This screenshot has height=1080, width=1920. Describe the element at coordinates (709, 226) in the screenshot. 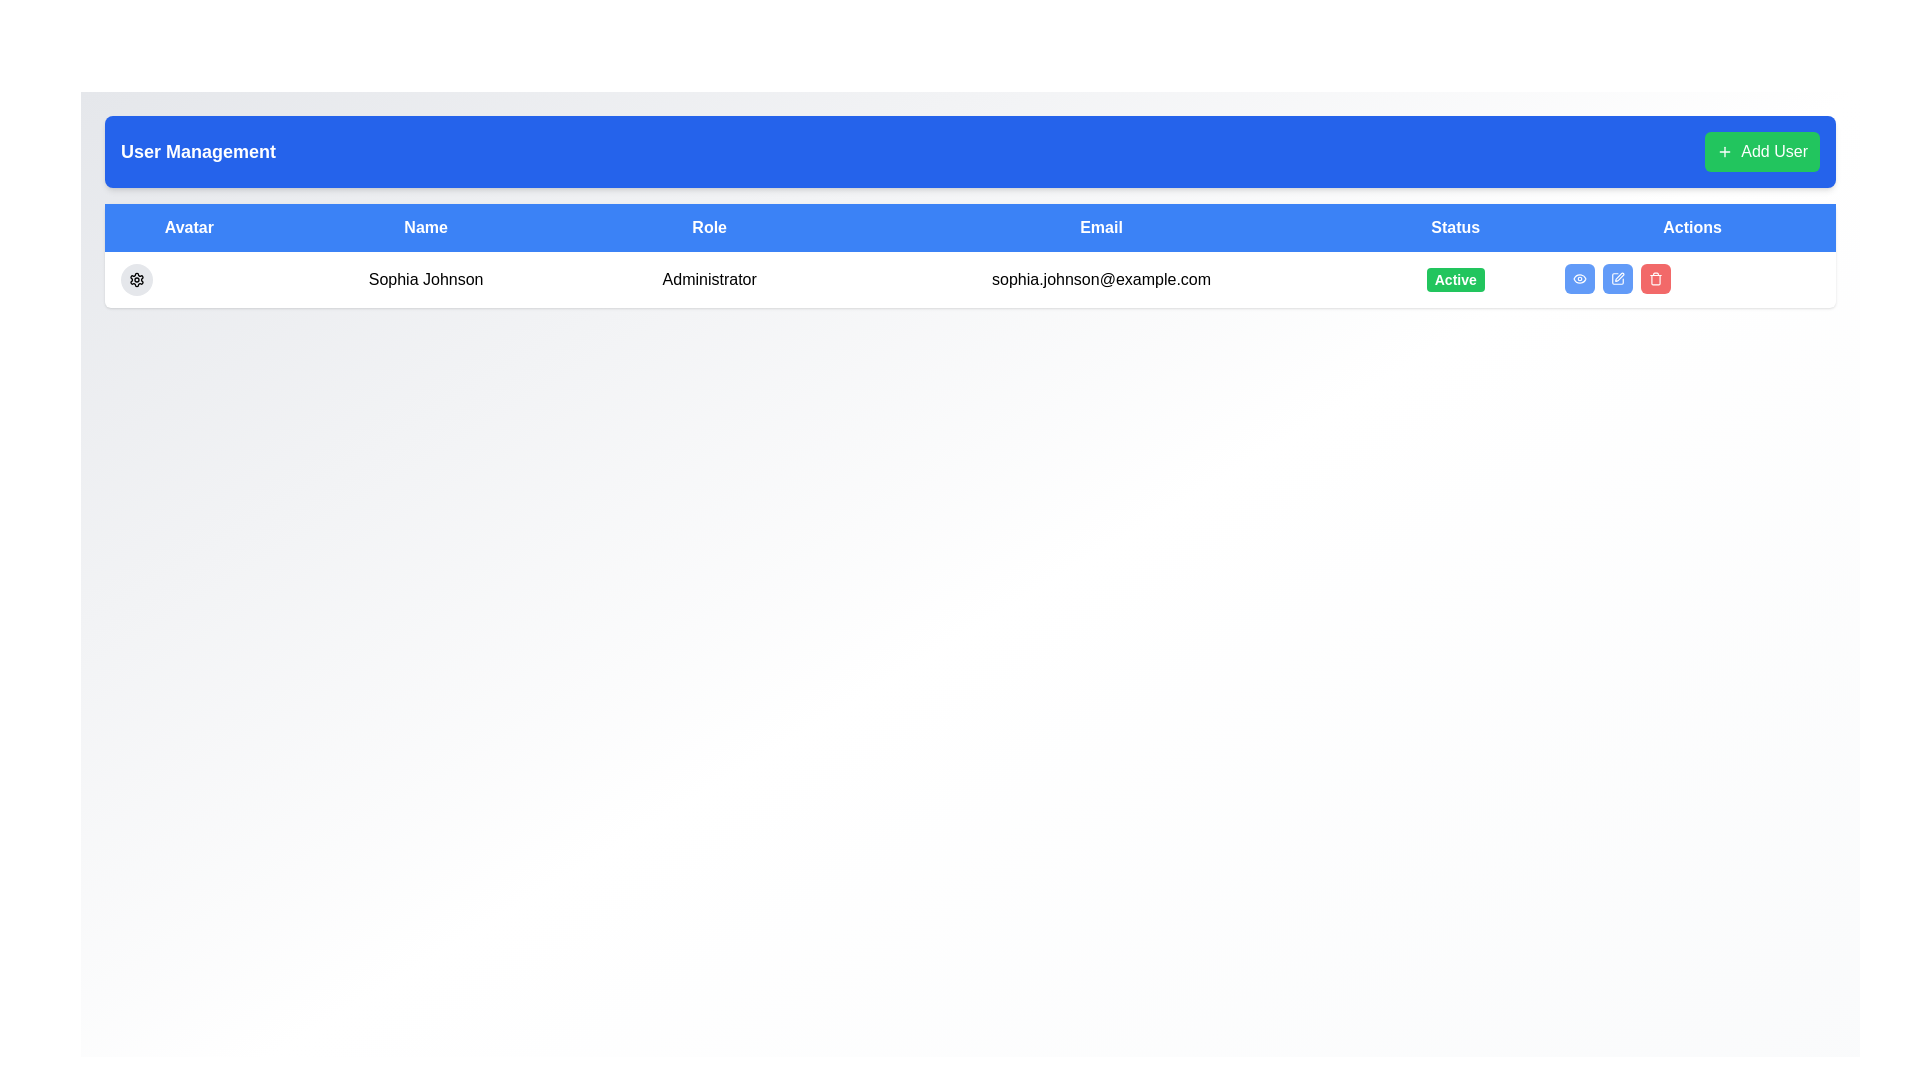

I see `the Text label displaying 'Role', which is styled in white on a blue background and is the third column in the header row of the table` at that location.